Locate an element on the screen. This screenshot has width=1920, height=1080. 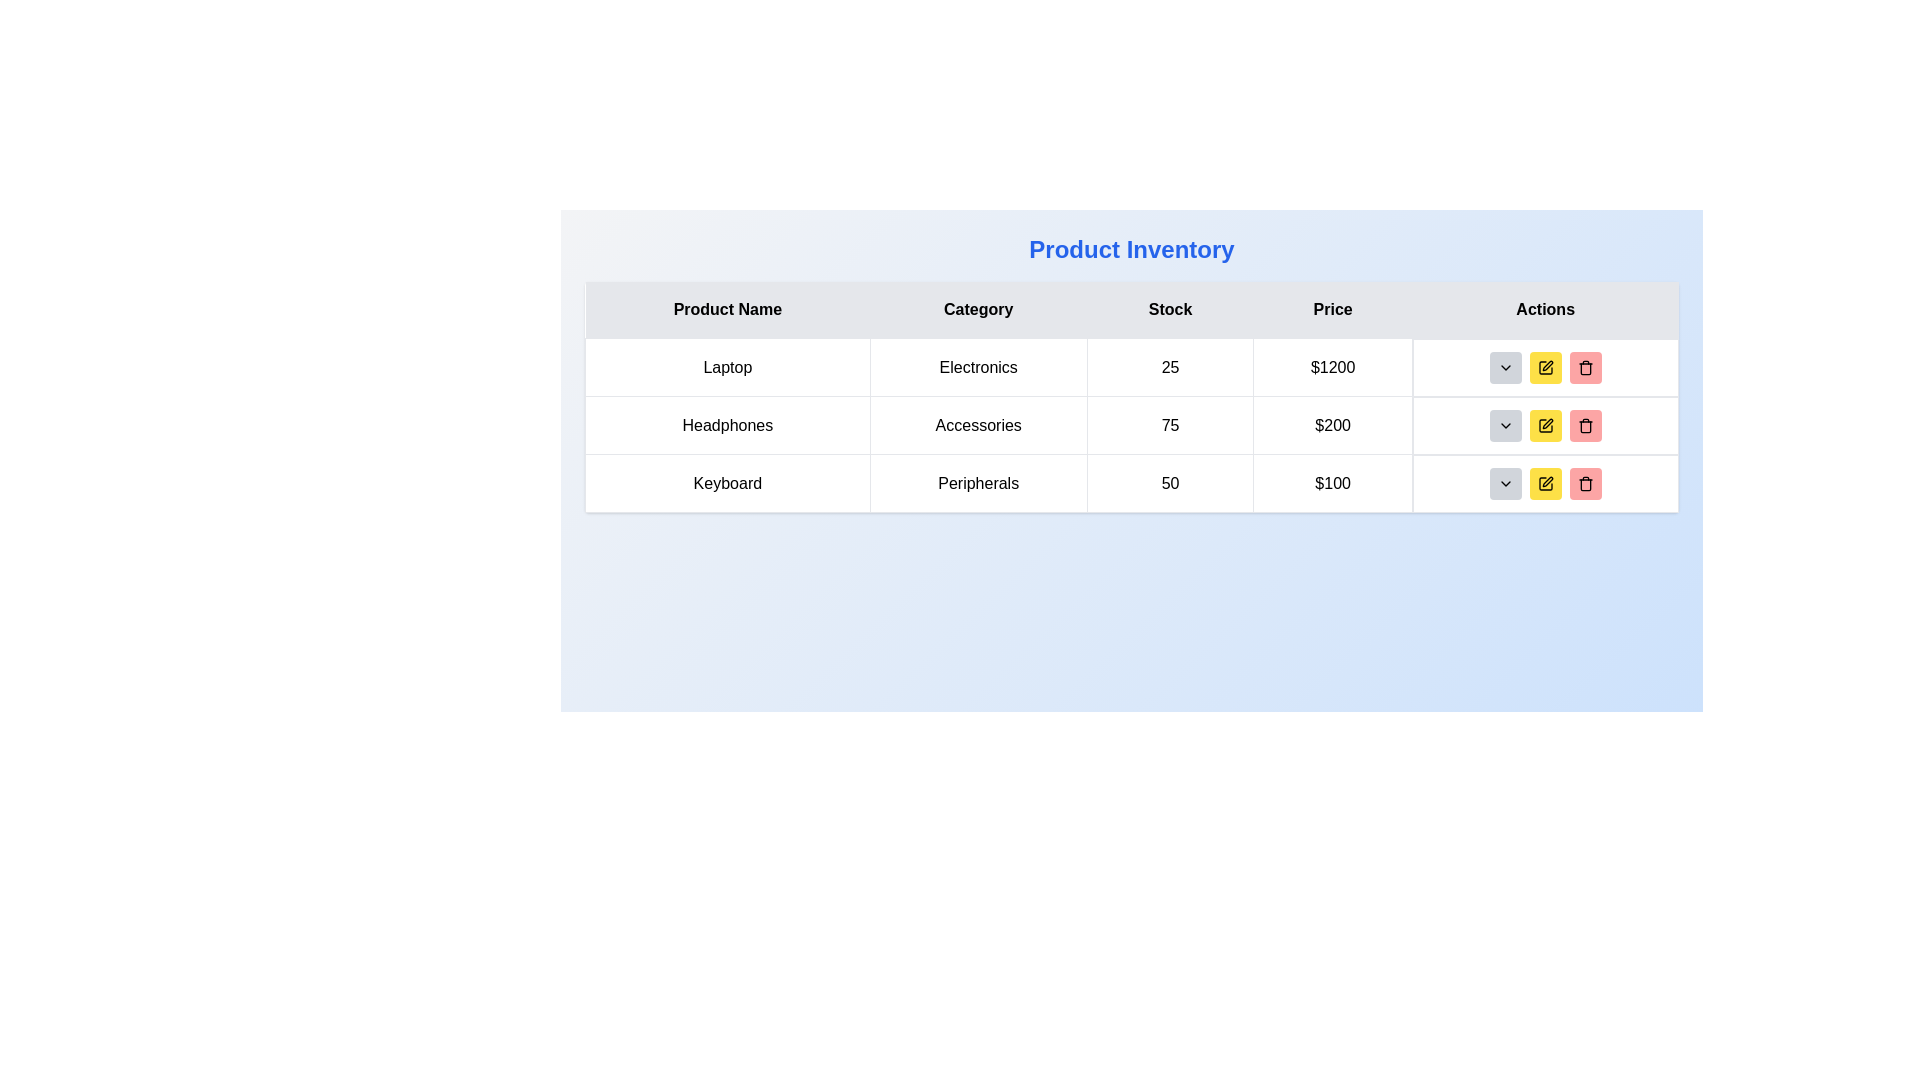
the static text display for the product 'Keyboard' located in the first cell of the third row under the 'Product Name' column is located at coordinates (726, 483).